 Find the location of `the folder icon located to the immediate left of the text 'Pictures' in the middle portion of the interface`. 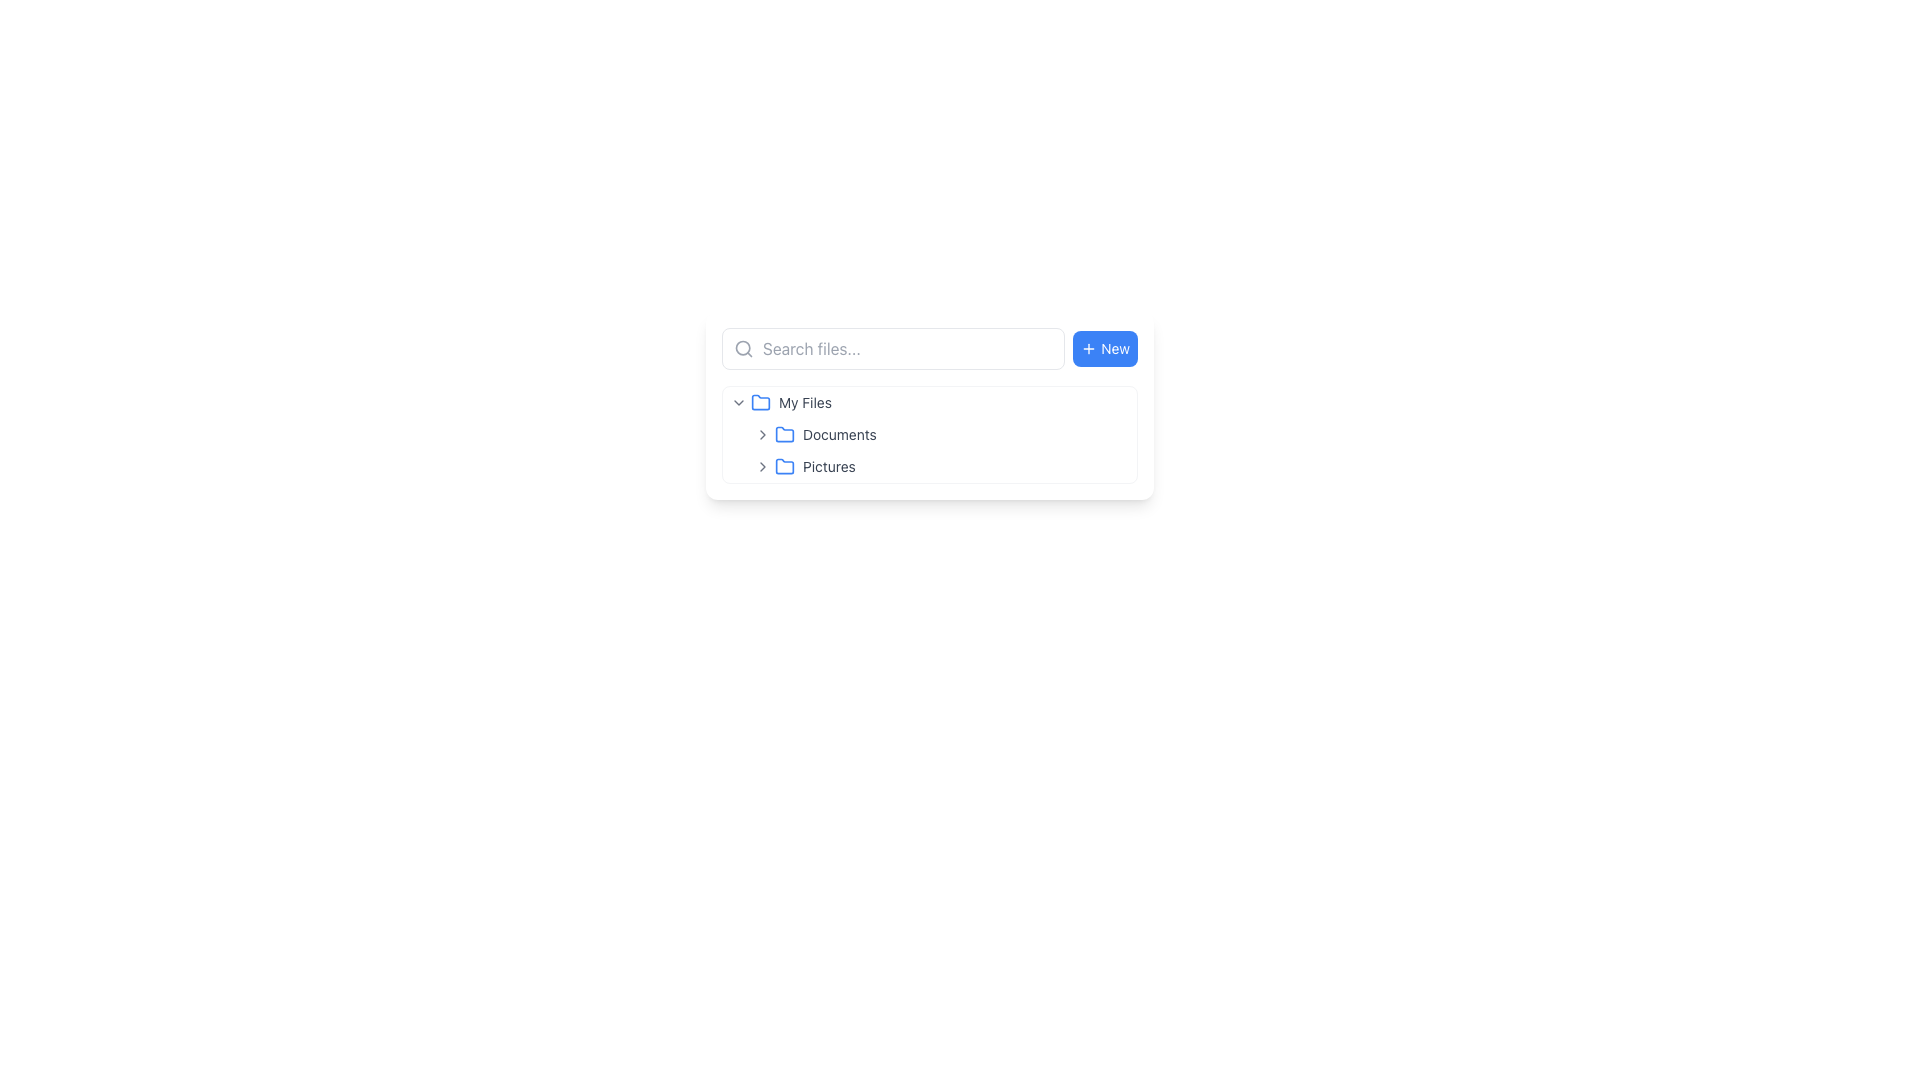

the folder icon located to the immediate left of the text 'Pictures' in the middle portion of the interface is located at coordinates (784, 466).